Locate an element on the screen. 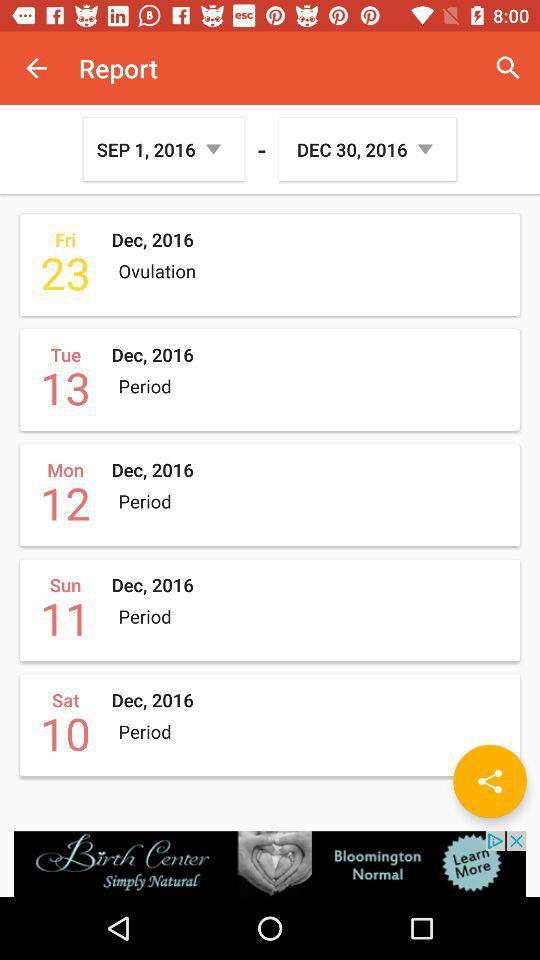  share button is located at coordinates (489, 781).